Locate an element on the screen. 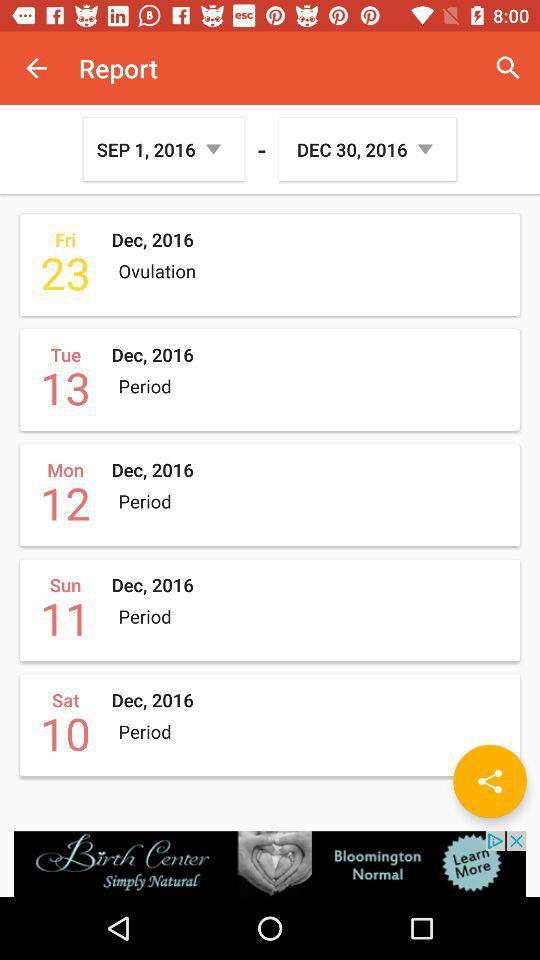  share button is located at coordinates (489, 781).